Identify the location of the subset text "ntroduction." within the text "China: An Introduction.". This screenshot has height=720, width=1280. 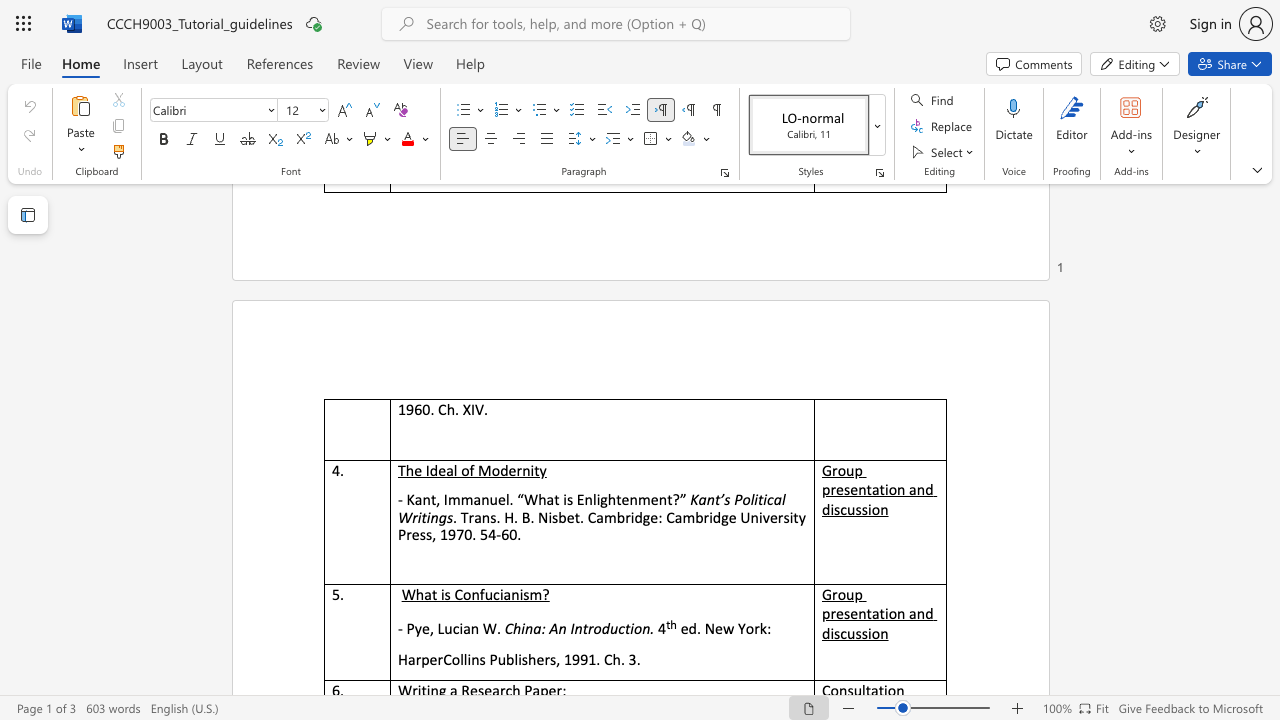
(573, 627).